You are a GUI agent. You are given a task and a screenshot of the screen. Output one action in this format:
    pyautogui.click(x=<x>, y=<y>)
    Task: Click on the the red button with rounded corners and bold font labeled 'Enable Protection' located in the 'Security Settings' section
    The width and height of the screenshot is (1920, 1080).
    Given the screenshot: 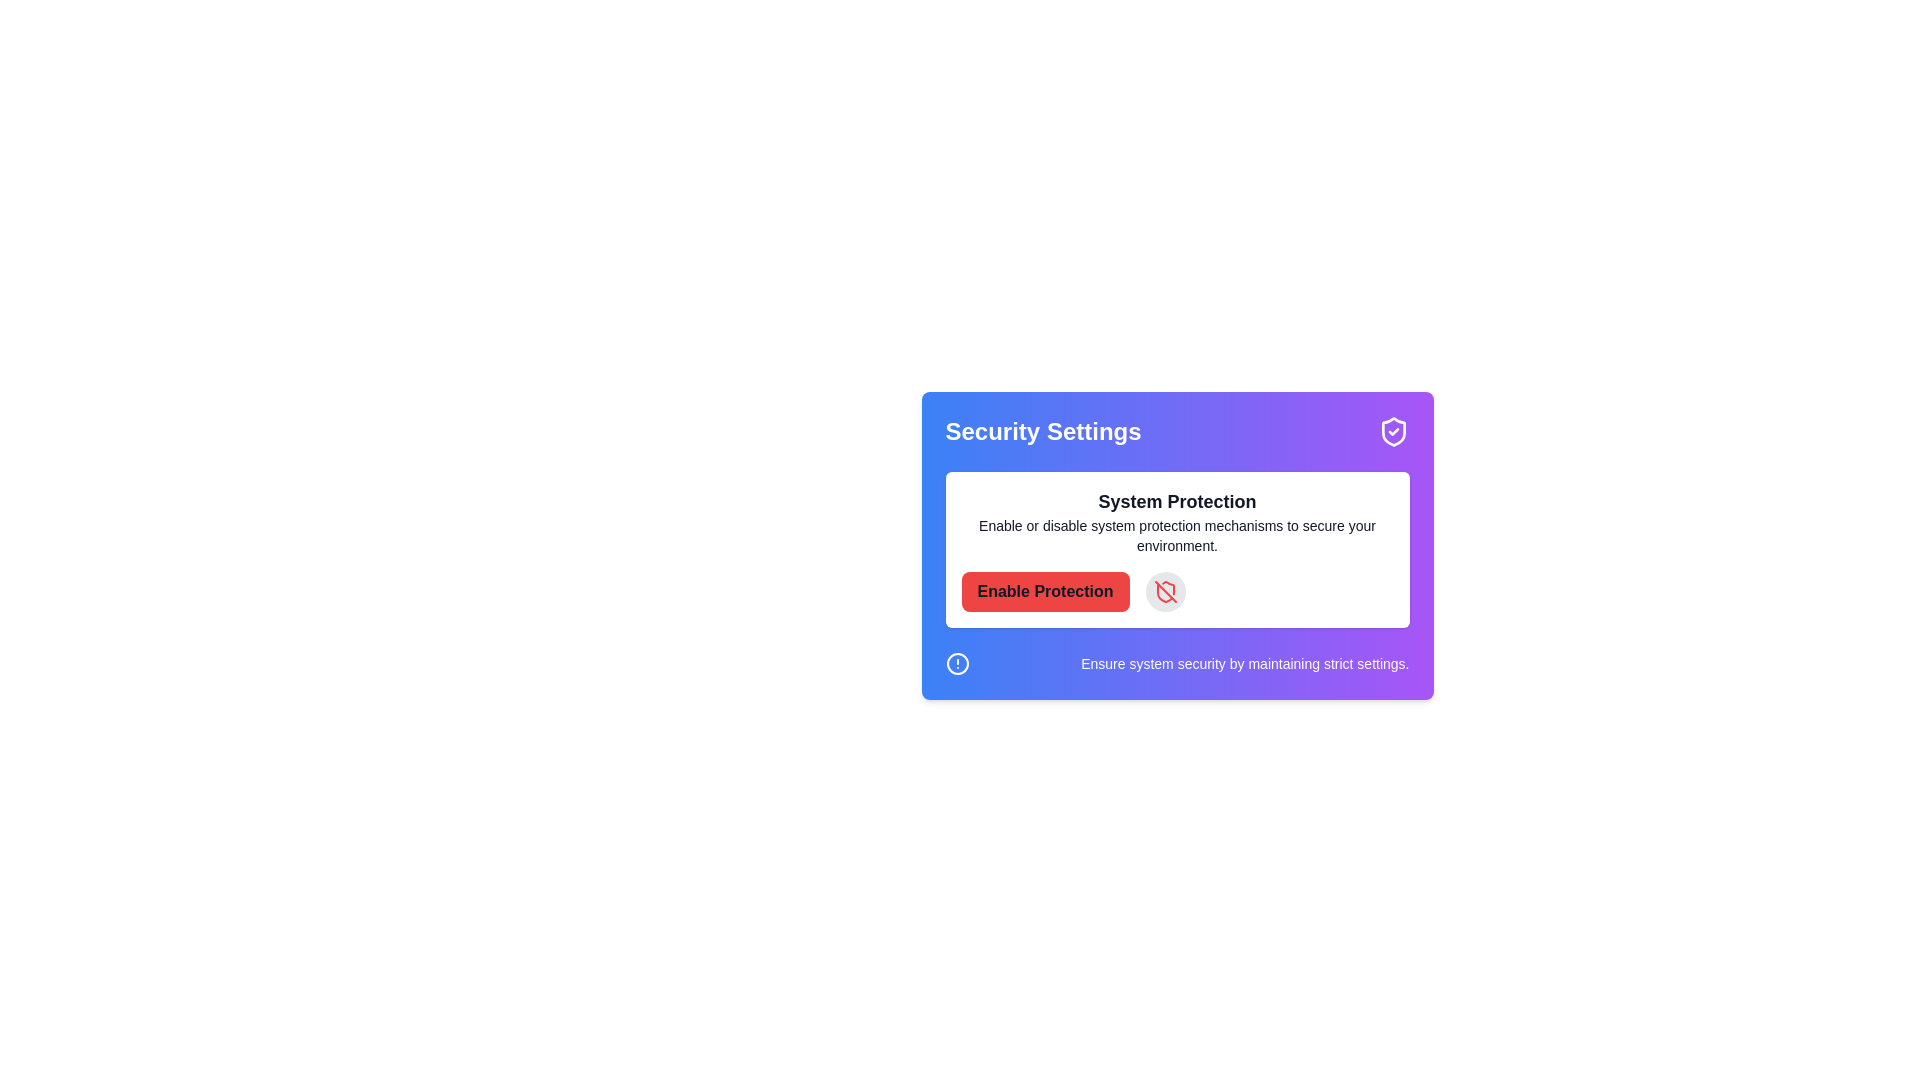 What is the action you would take?
    pyautogui.click(x=1044, y=590)
    